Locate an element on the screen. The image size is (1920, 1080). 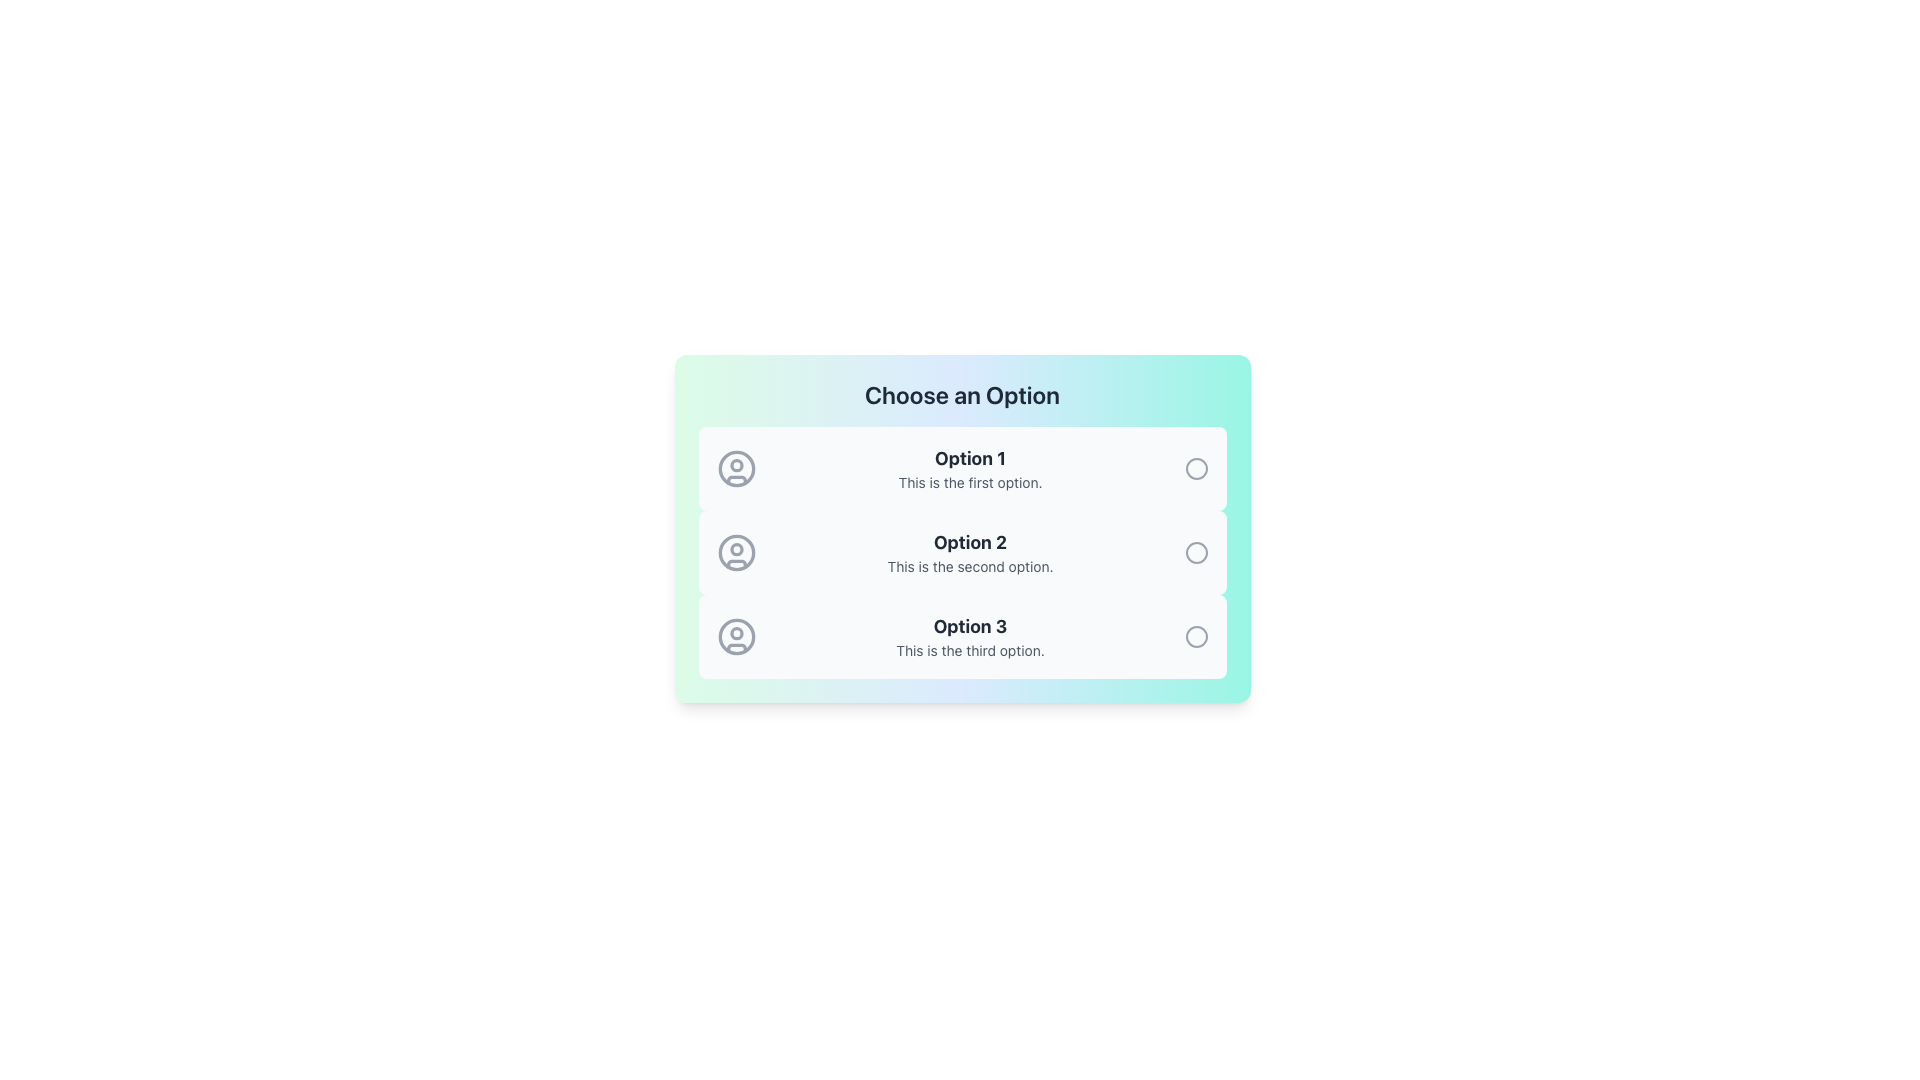
the text label titled 'Option 1' which contains the description 'This is the first option.' is located at coordinates (970, 469).